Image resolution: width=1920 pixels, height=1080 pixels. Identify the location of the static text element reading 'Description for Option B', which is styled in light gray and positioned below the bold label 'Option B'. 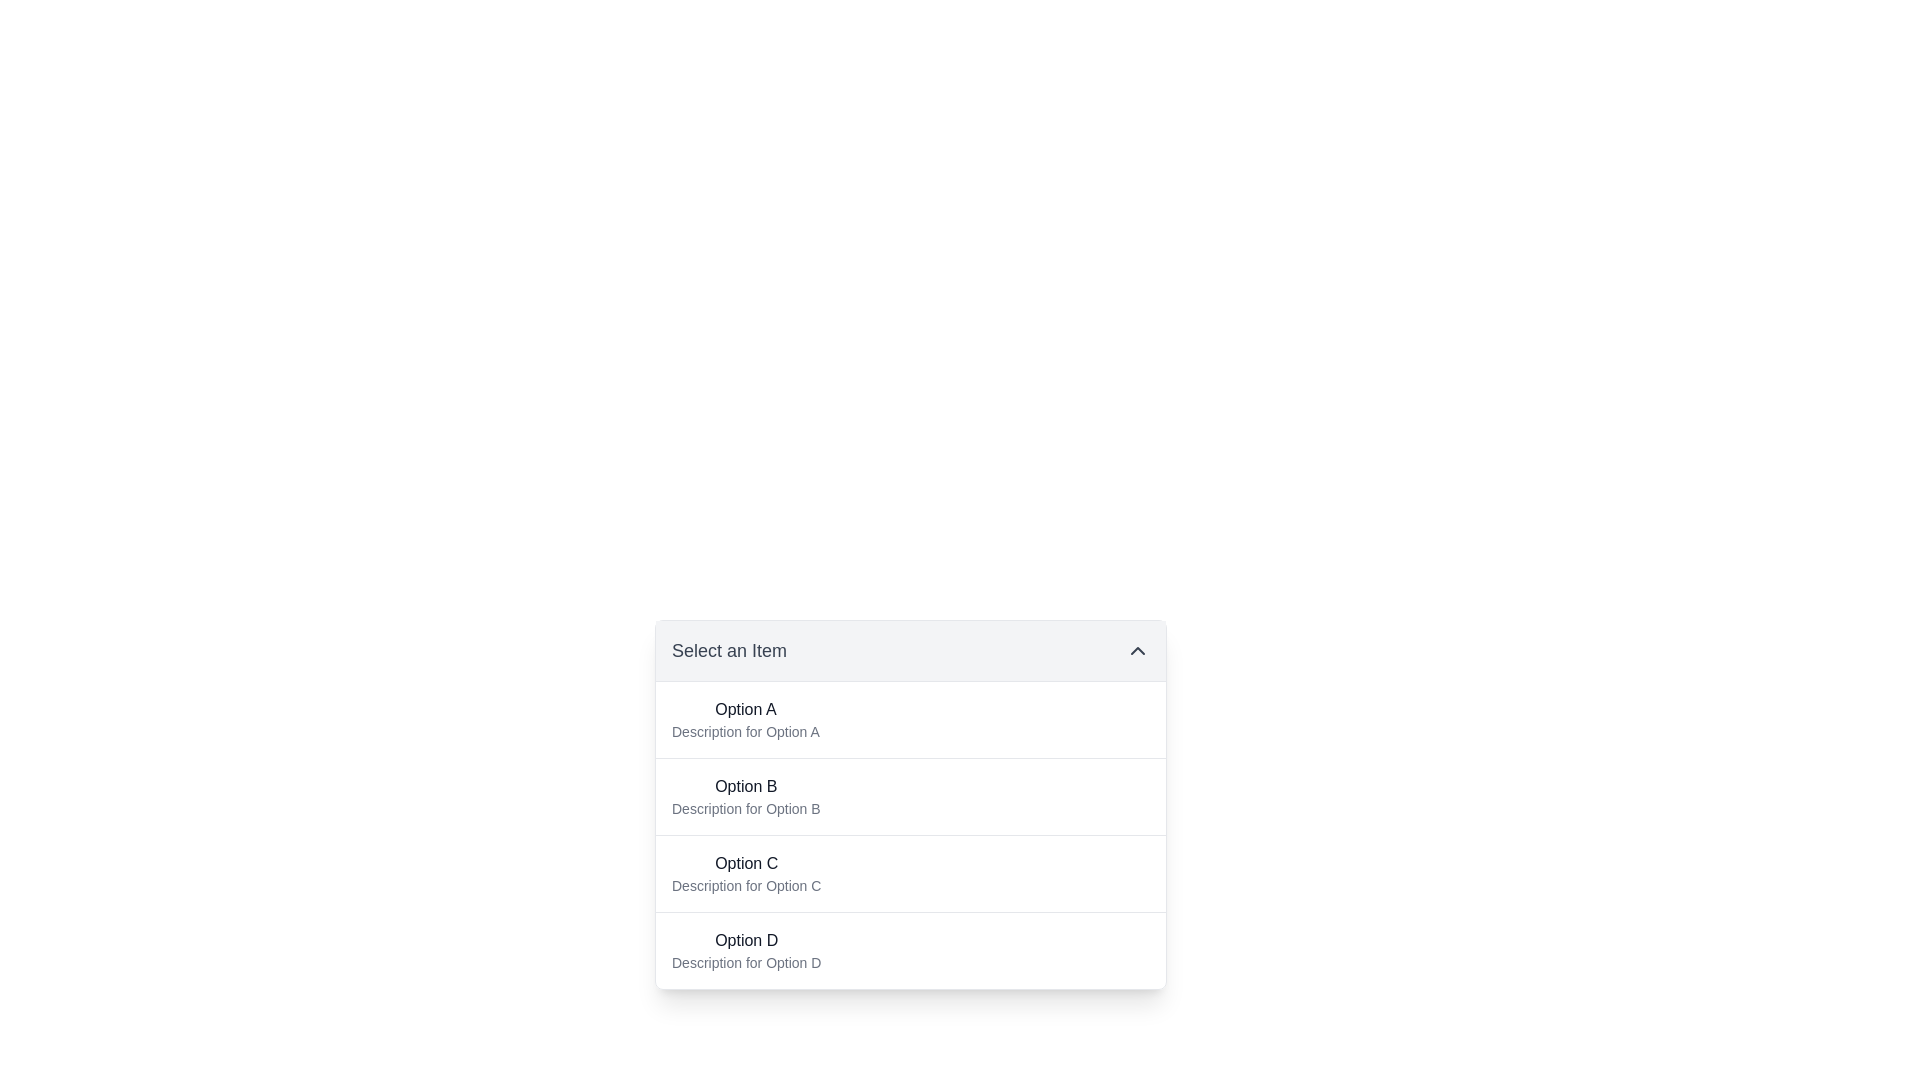
(745, 808).